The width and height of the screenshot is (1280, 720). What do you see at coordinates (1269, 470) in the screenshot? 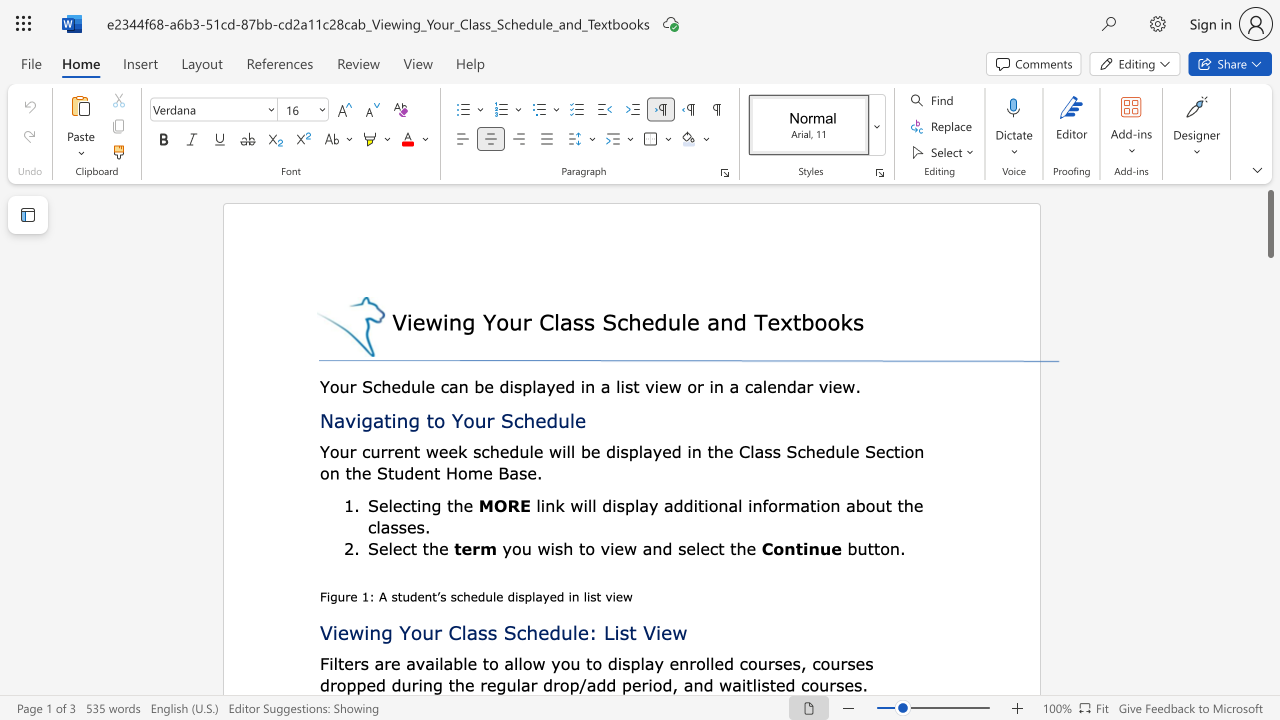
I see `the scrollbar to move the page down` at bounding box center [1269, 470].